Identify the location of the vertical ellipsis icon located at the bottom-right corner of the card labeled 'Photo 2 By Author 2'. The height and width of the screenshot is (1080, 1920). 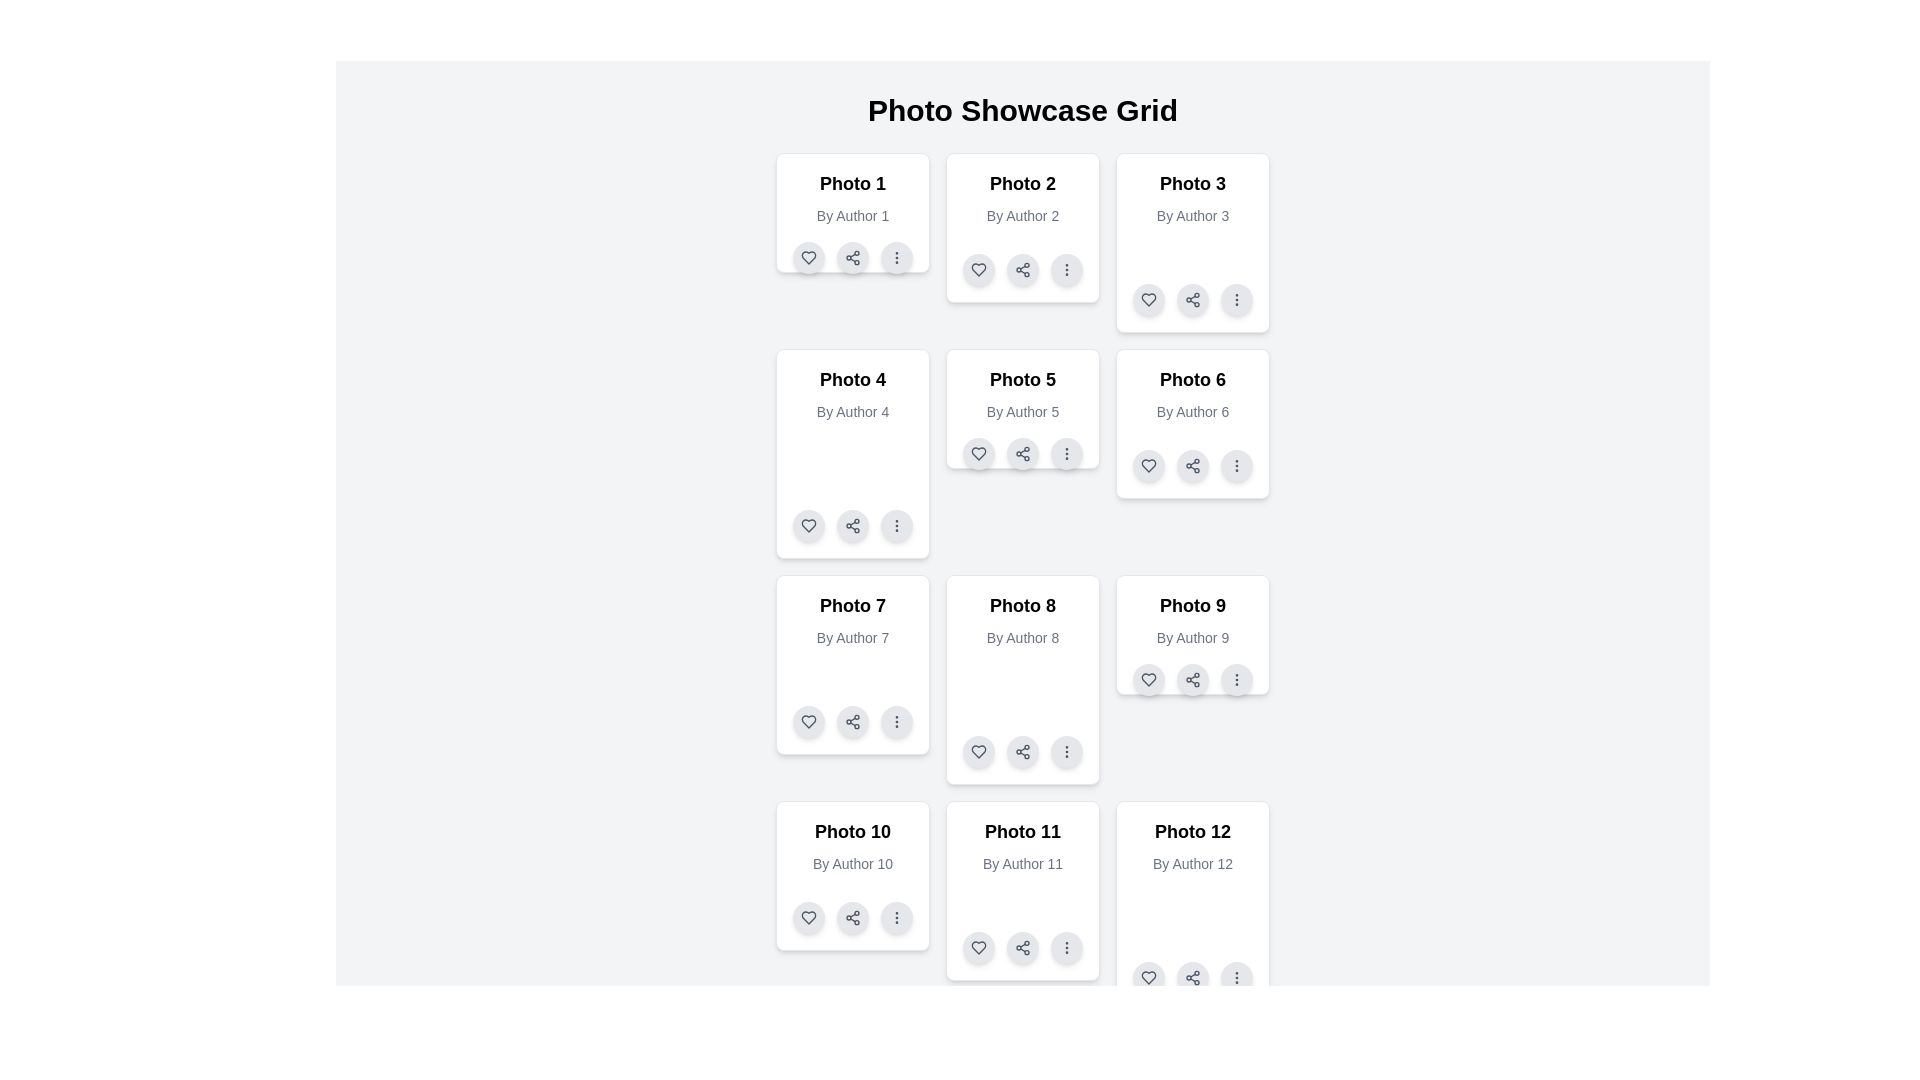
(1065, 270).